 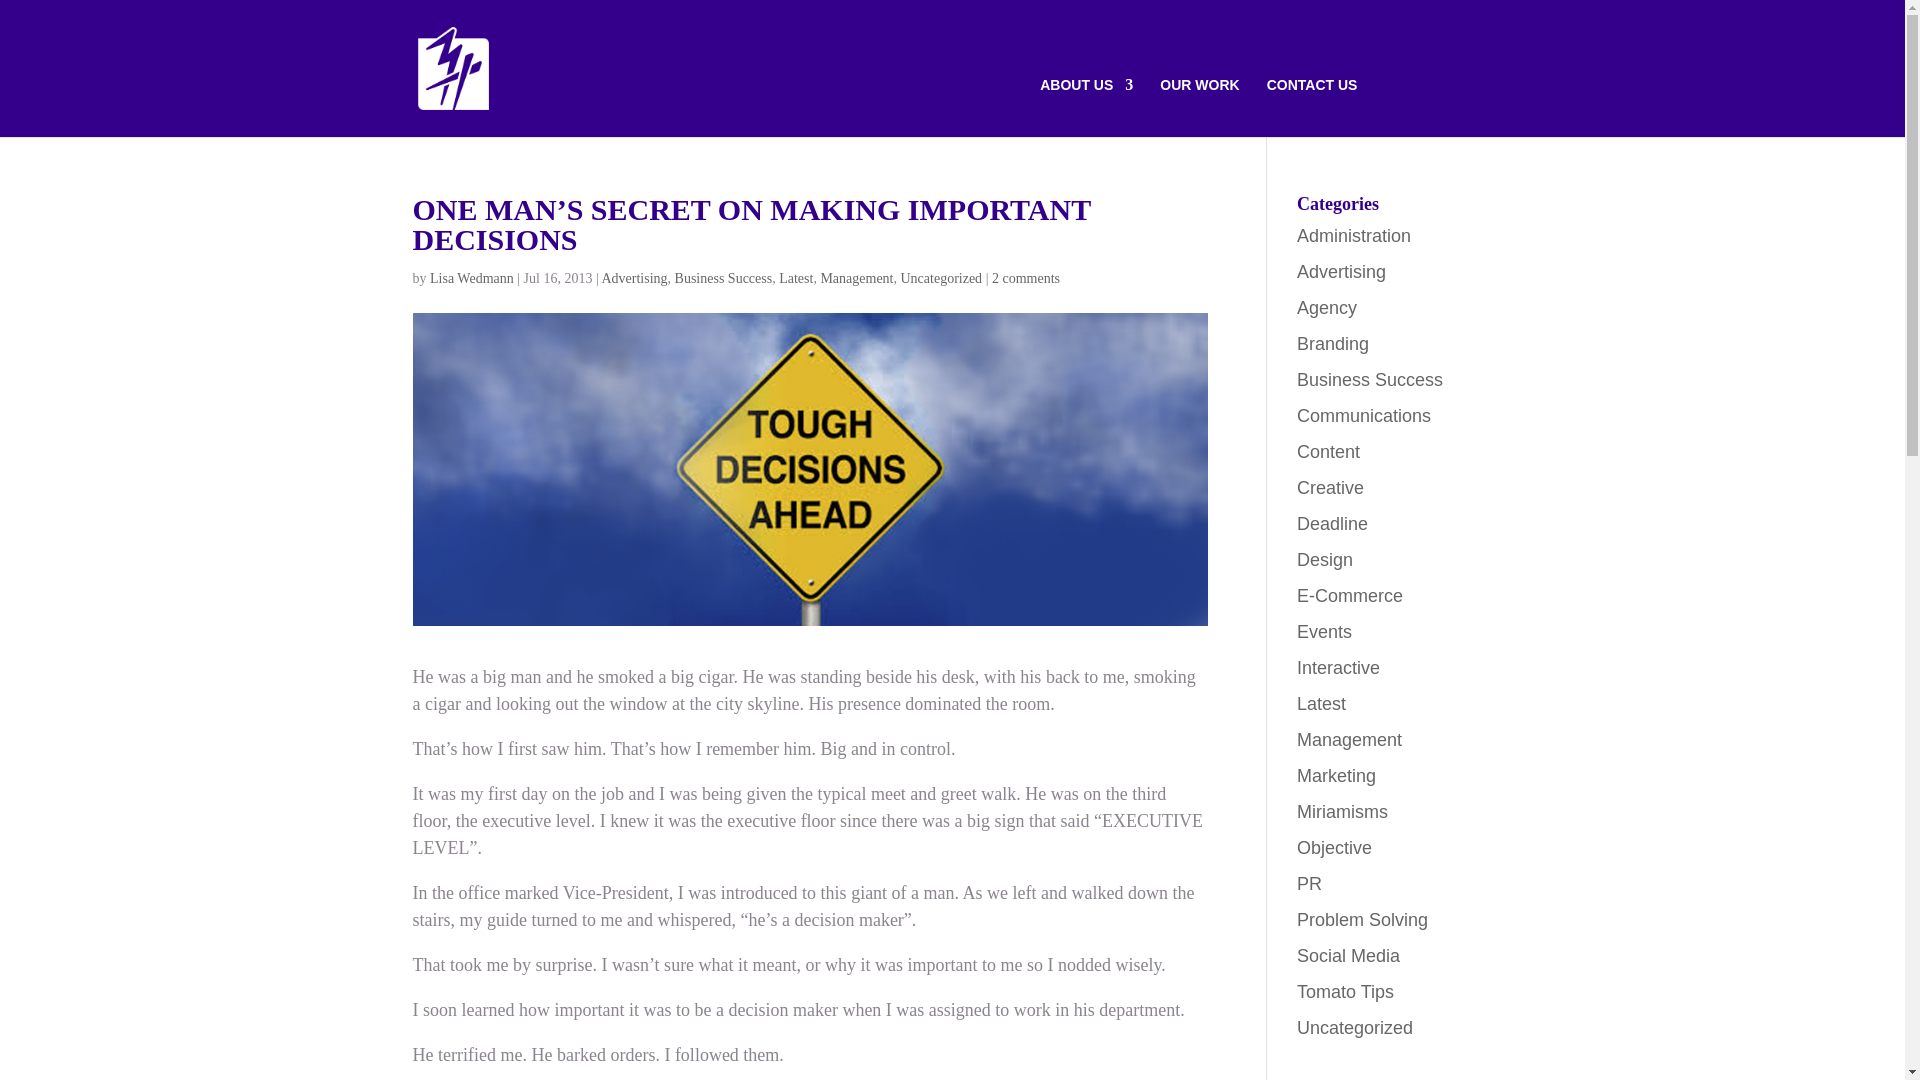 I want to click on 'Design', so click(x=1324, y=560).